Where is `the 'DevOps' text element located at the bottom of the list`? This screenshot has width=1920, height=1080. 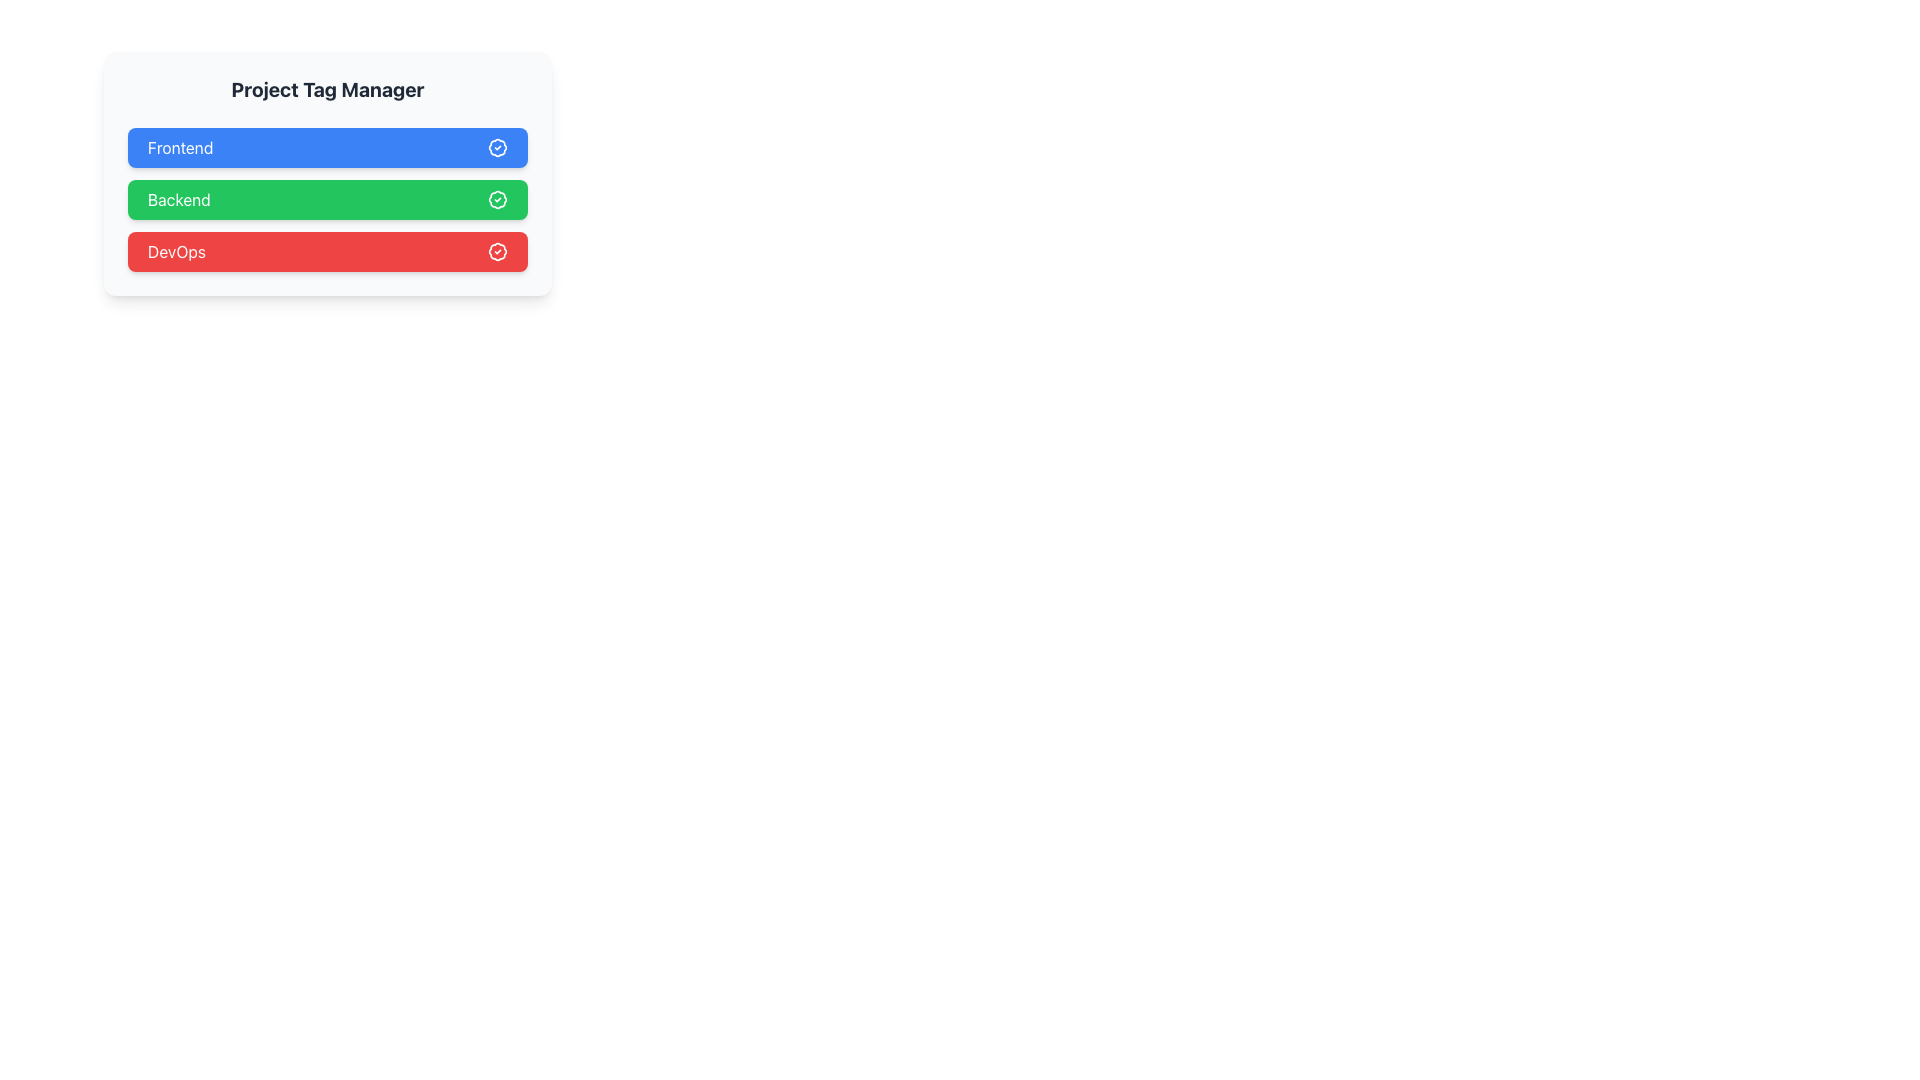
the 'DevOps' text element located at the bottom of the list is located at coordinates (177, 250).